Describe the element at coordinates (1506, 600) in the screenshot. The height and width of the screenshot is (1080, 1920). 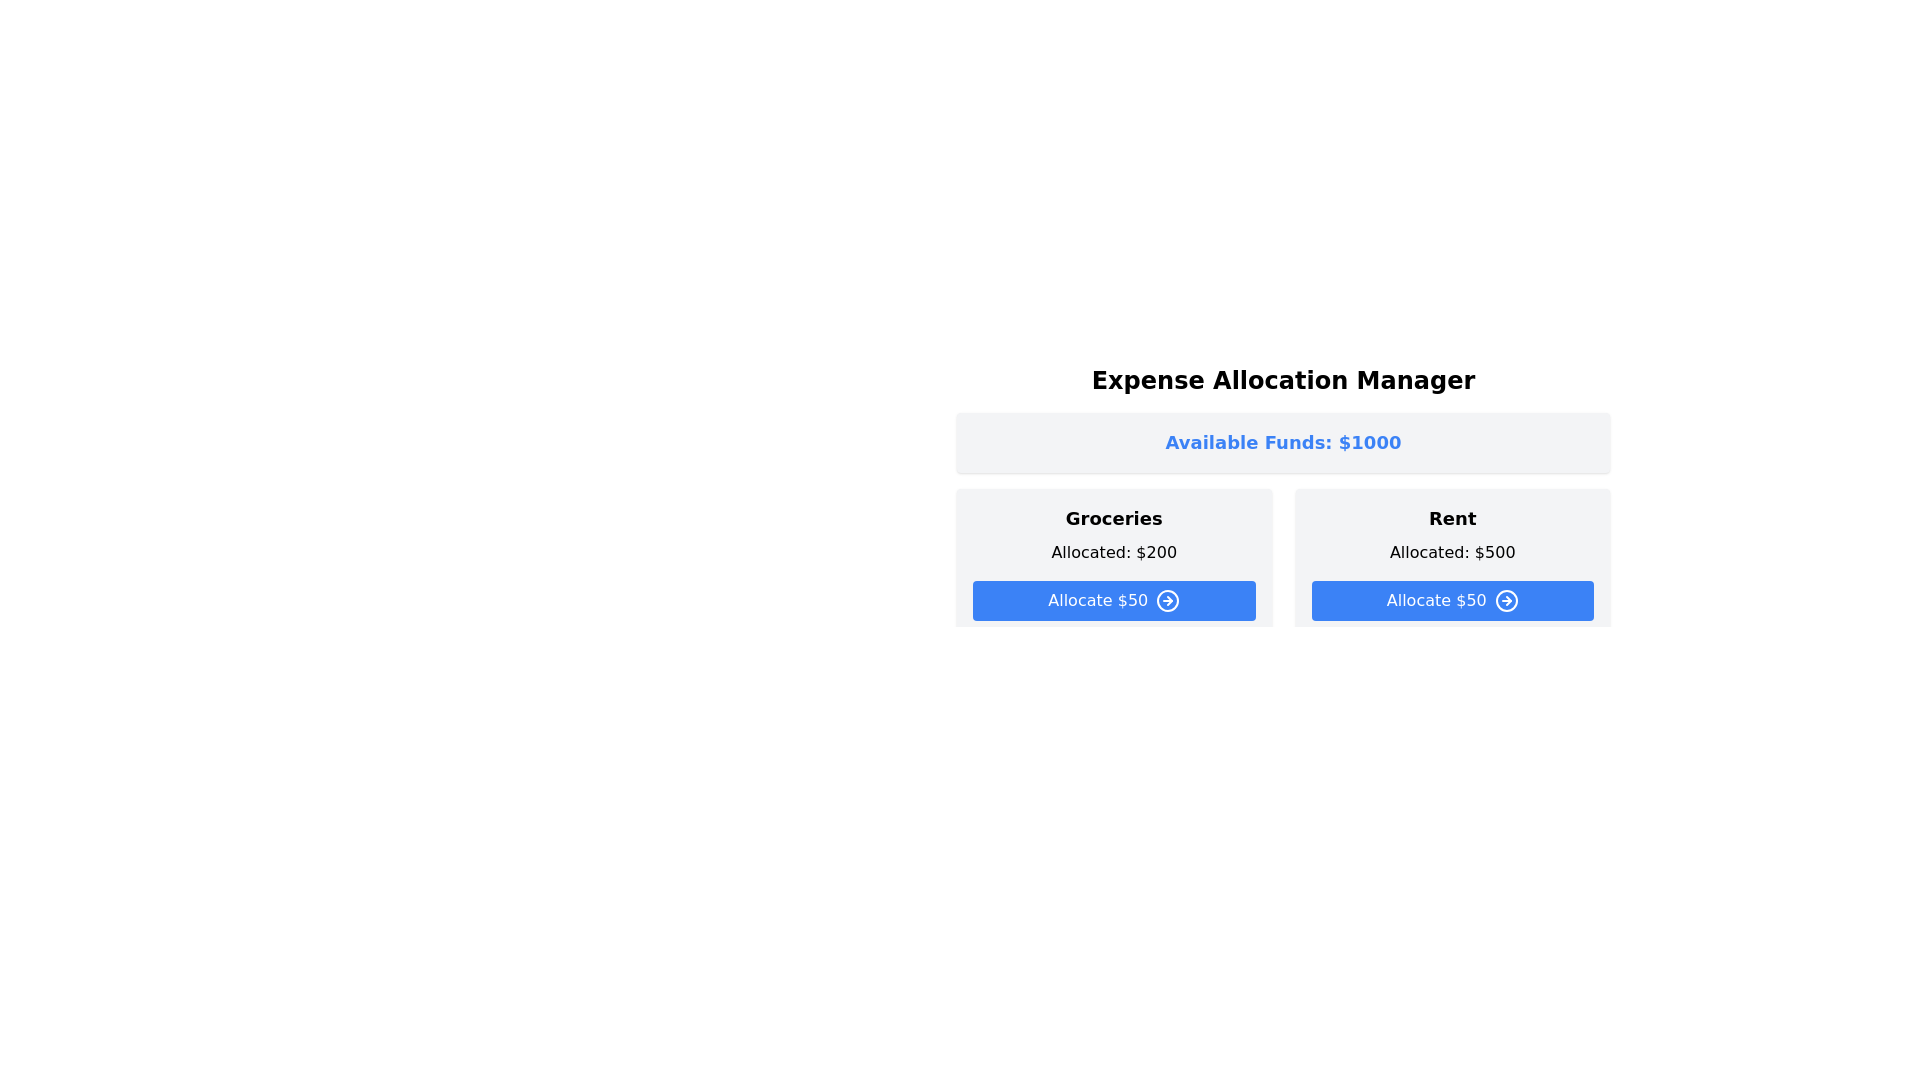
I see `the target SVG graphic within the 'Allocate $50' button in the 'Rent' allocation section to trigger the hover state` at that location.